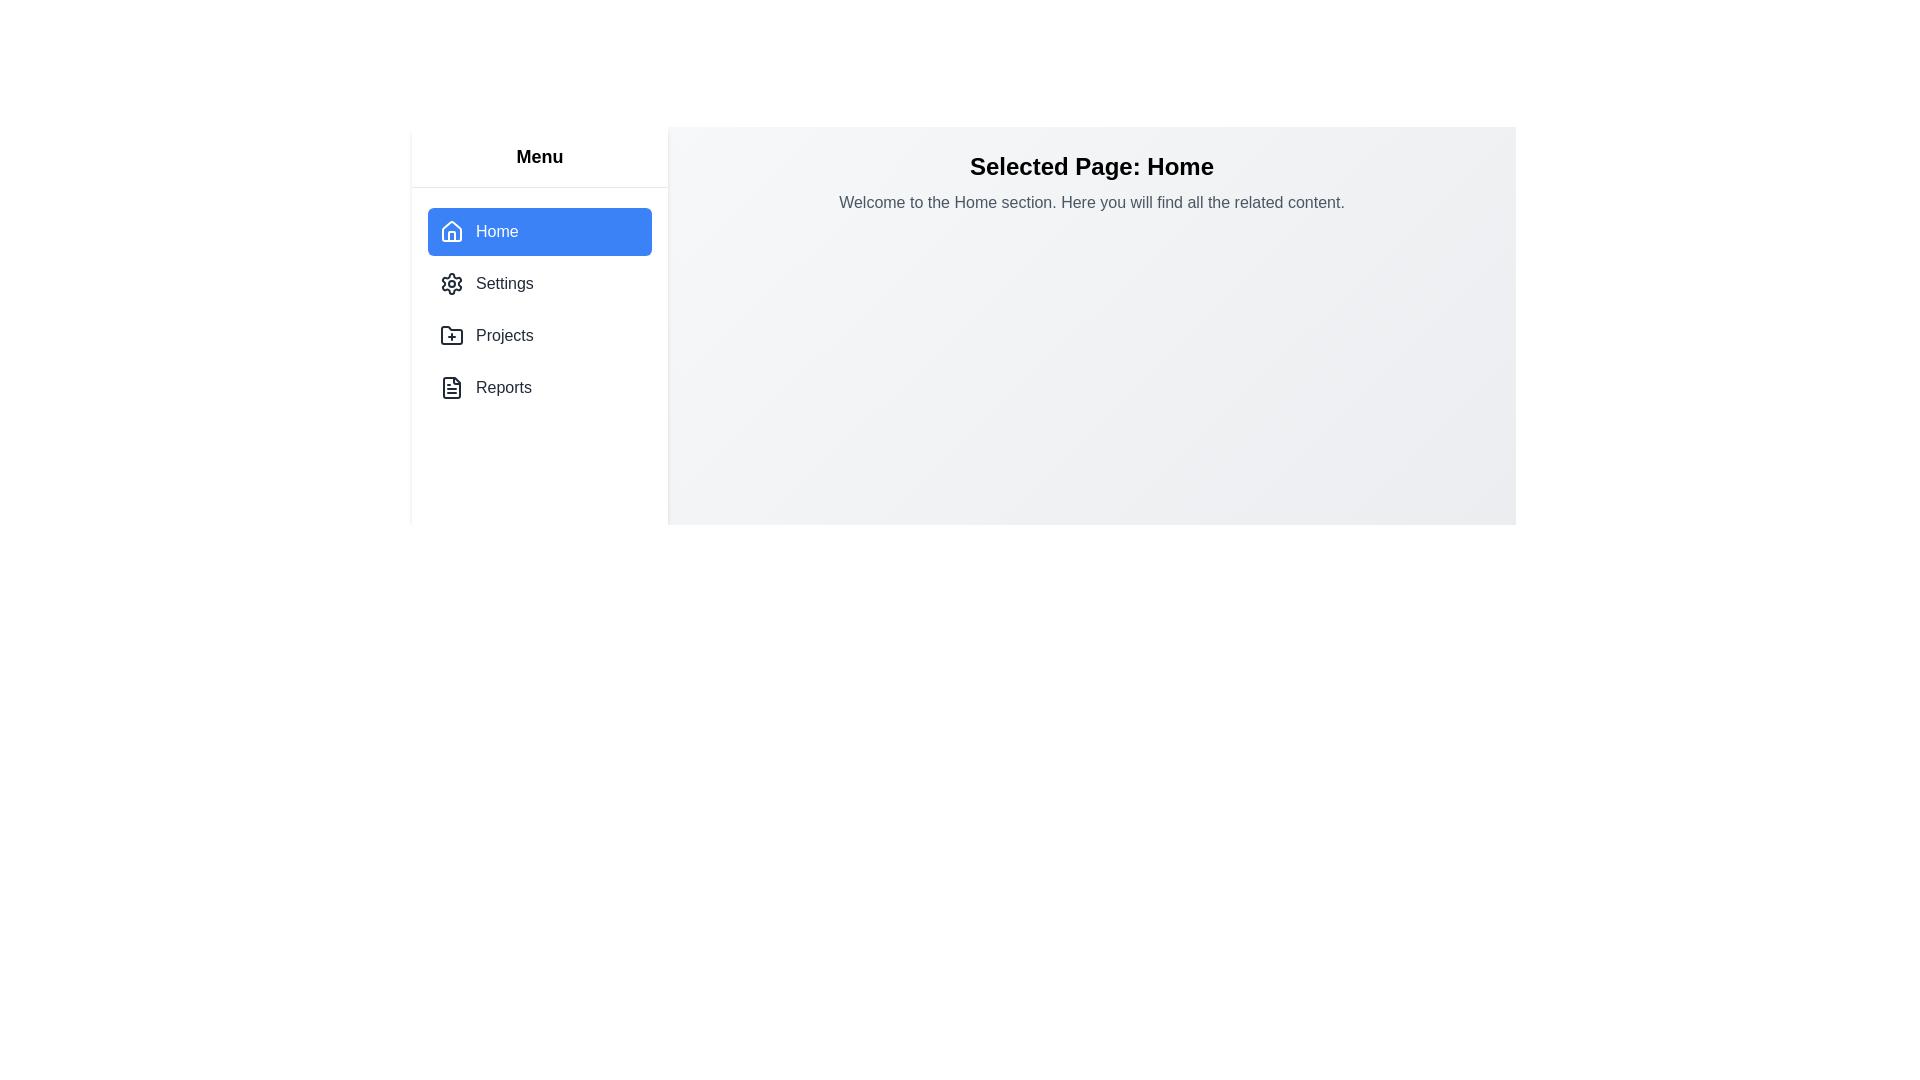  What do you see at coordinates (1090, 203) in the screenshot?
I see `the static text label that provides context for the 'Home' section, located beneath 'Selected Page: Home'` at bounding box center [1090, 203].